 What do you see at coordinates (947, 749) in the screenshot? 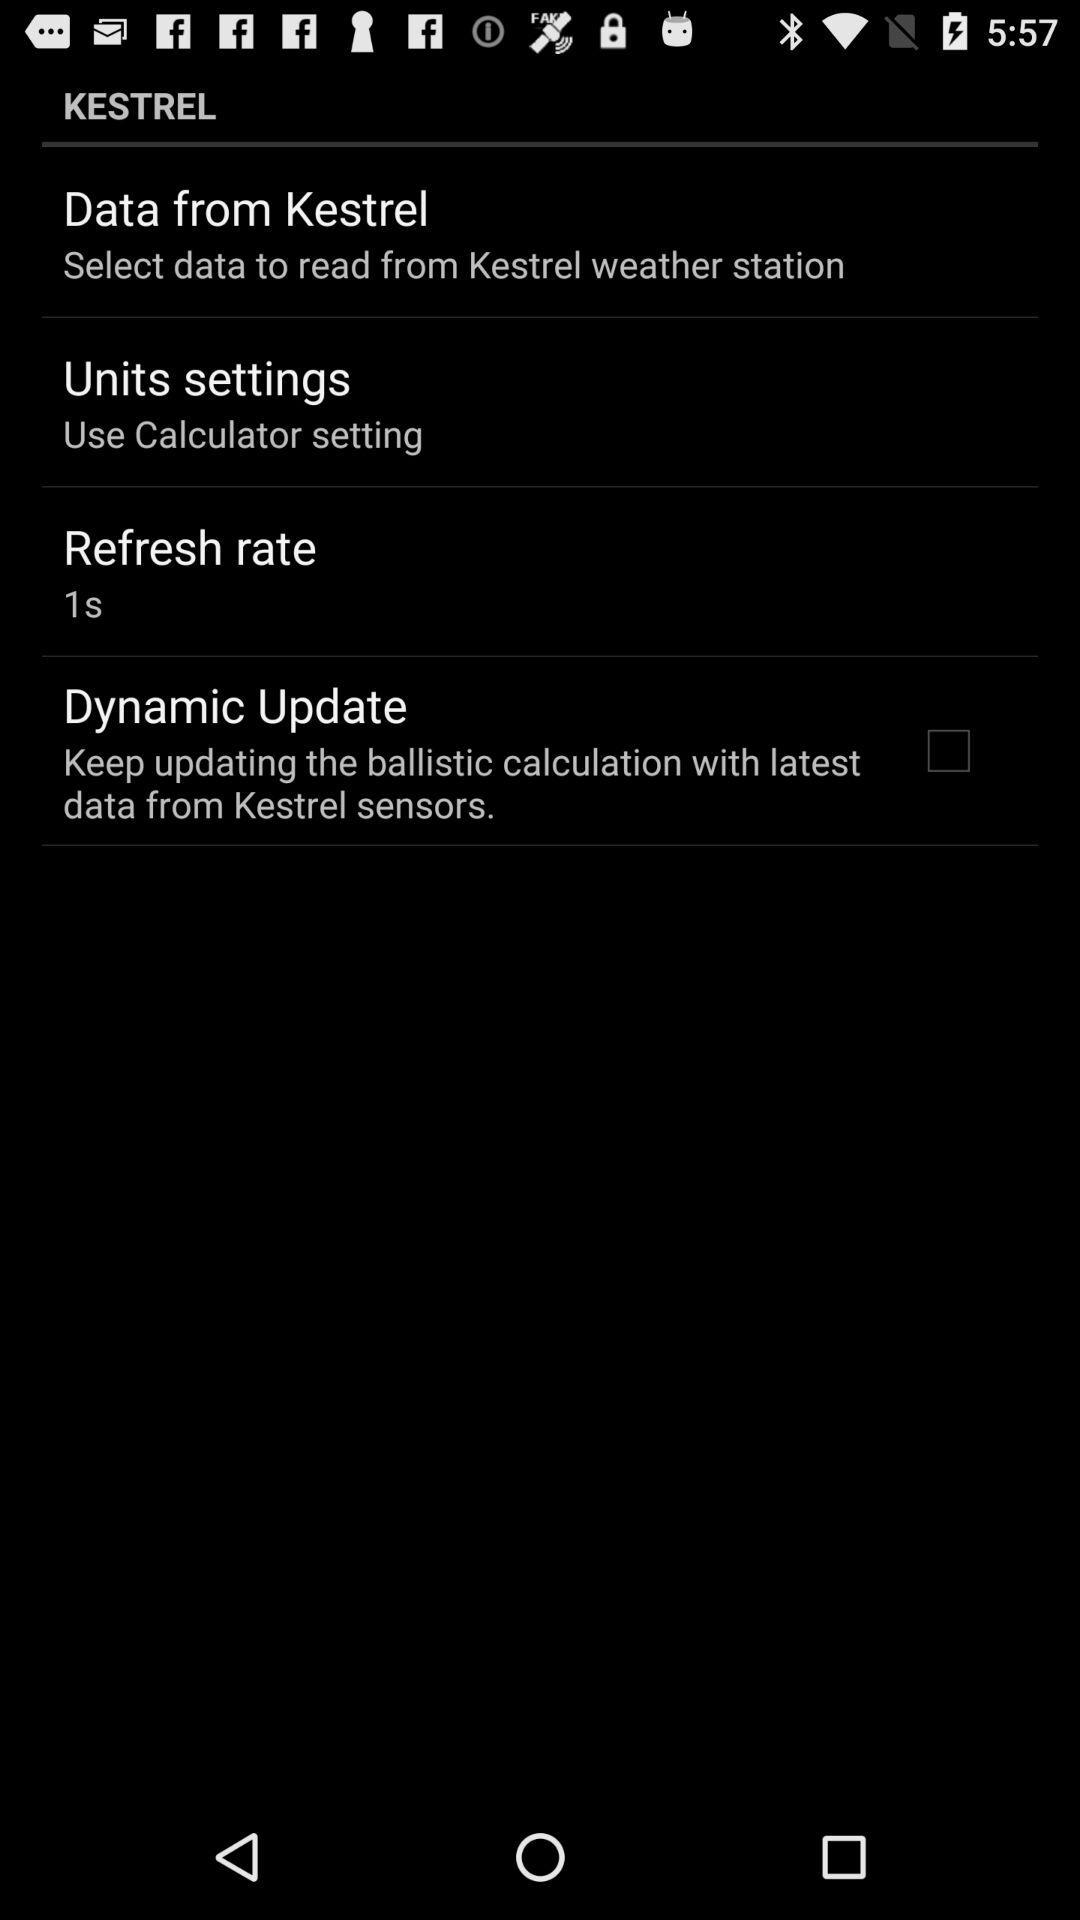
I see `checkbox on the right` at bounding box center [947, 749].